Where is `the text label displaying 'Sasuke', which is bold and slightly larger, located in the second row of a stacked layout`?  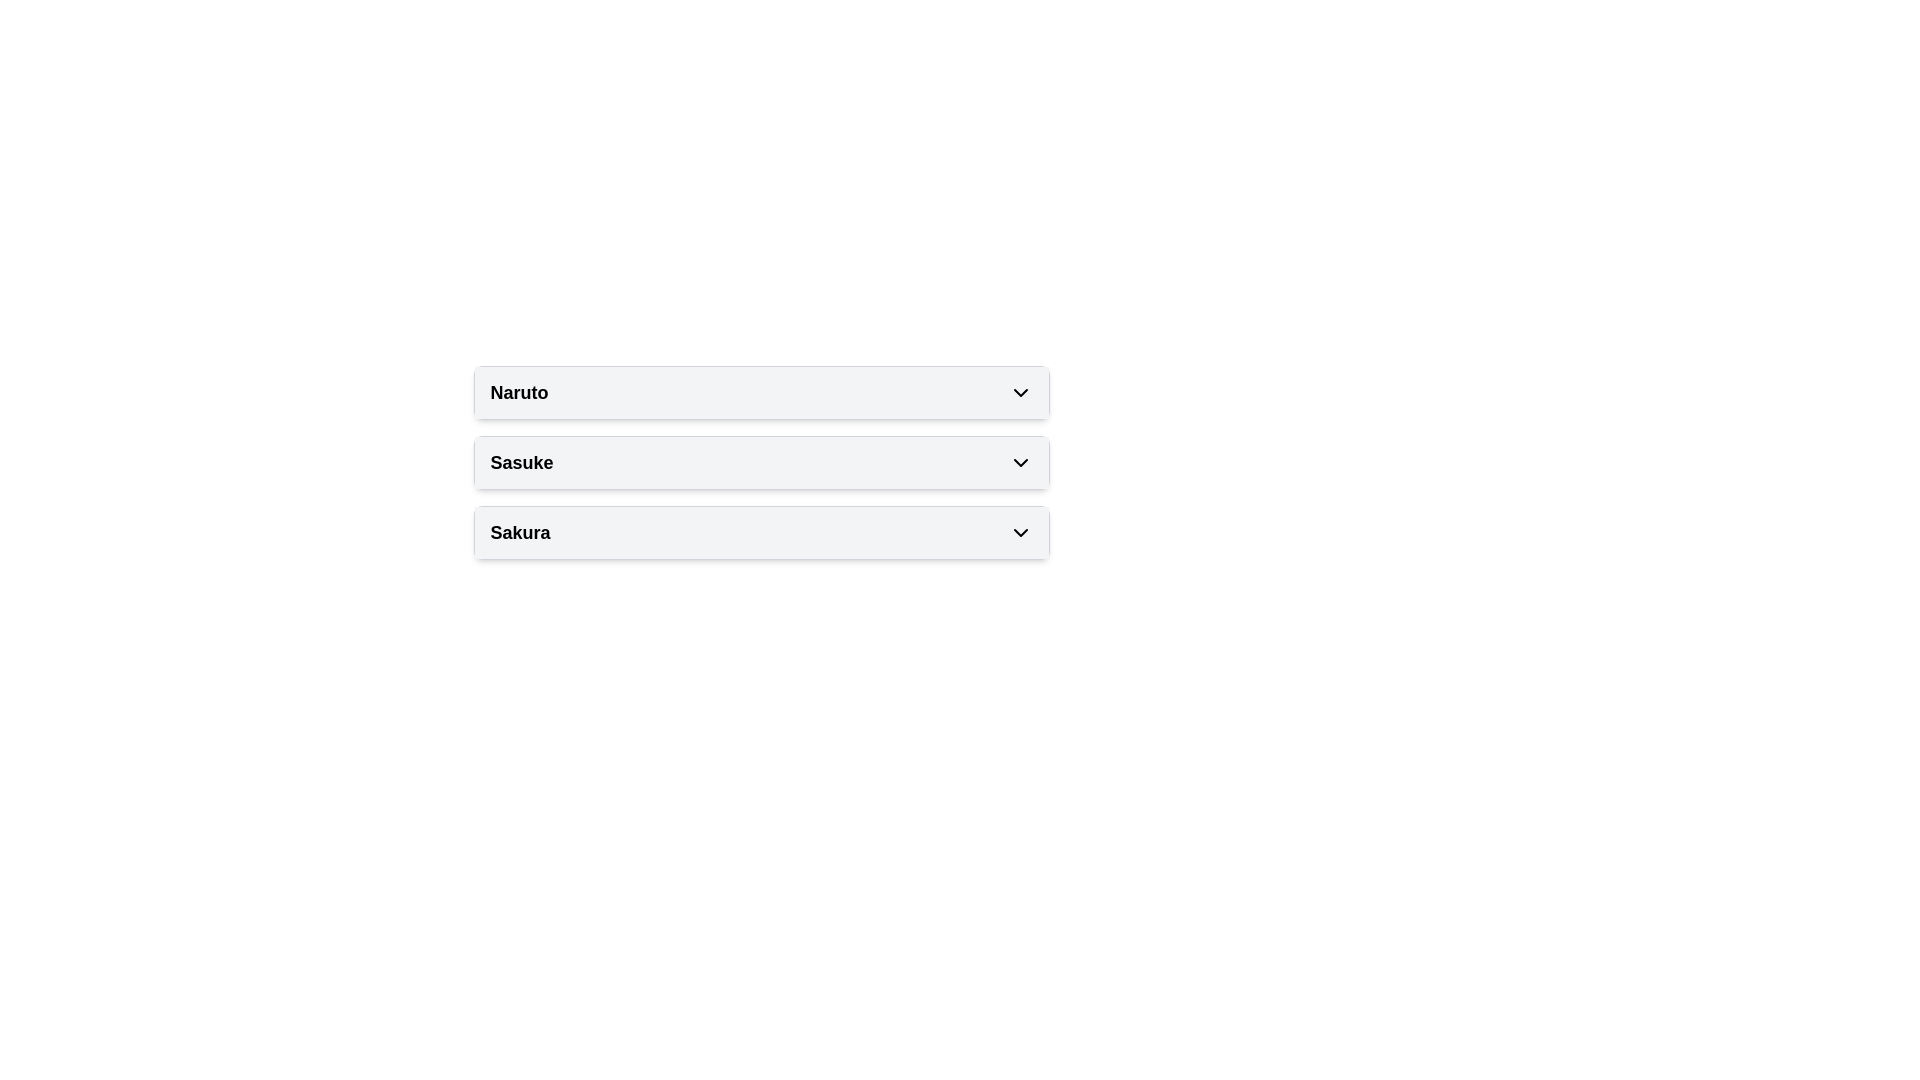
the text label displaying 'Sasuke', which is bold and slightly larger, located in the second row of a stacked layout is located at coordinates (522, 462).